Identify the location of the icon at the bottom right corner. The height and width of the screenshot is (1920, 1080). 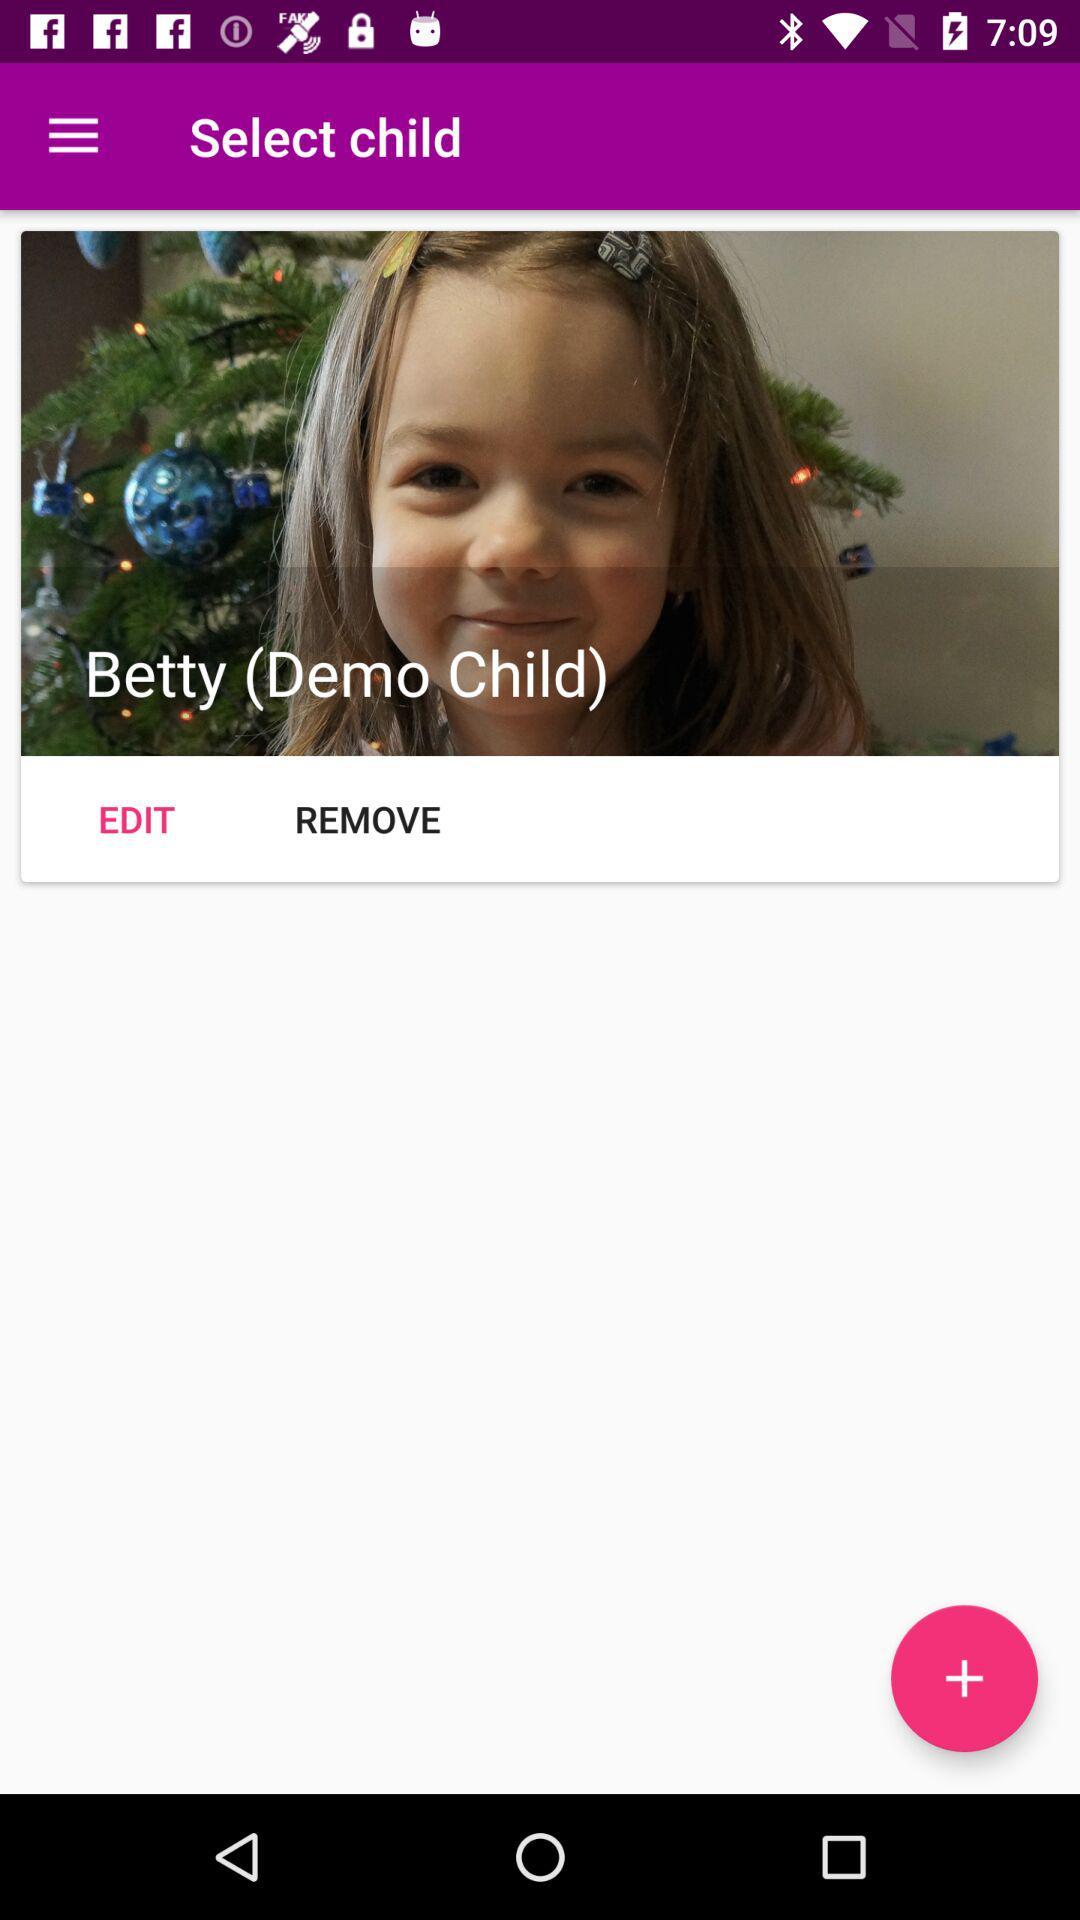
(963, 1678).